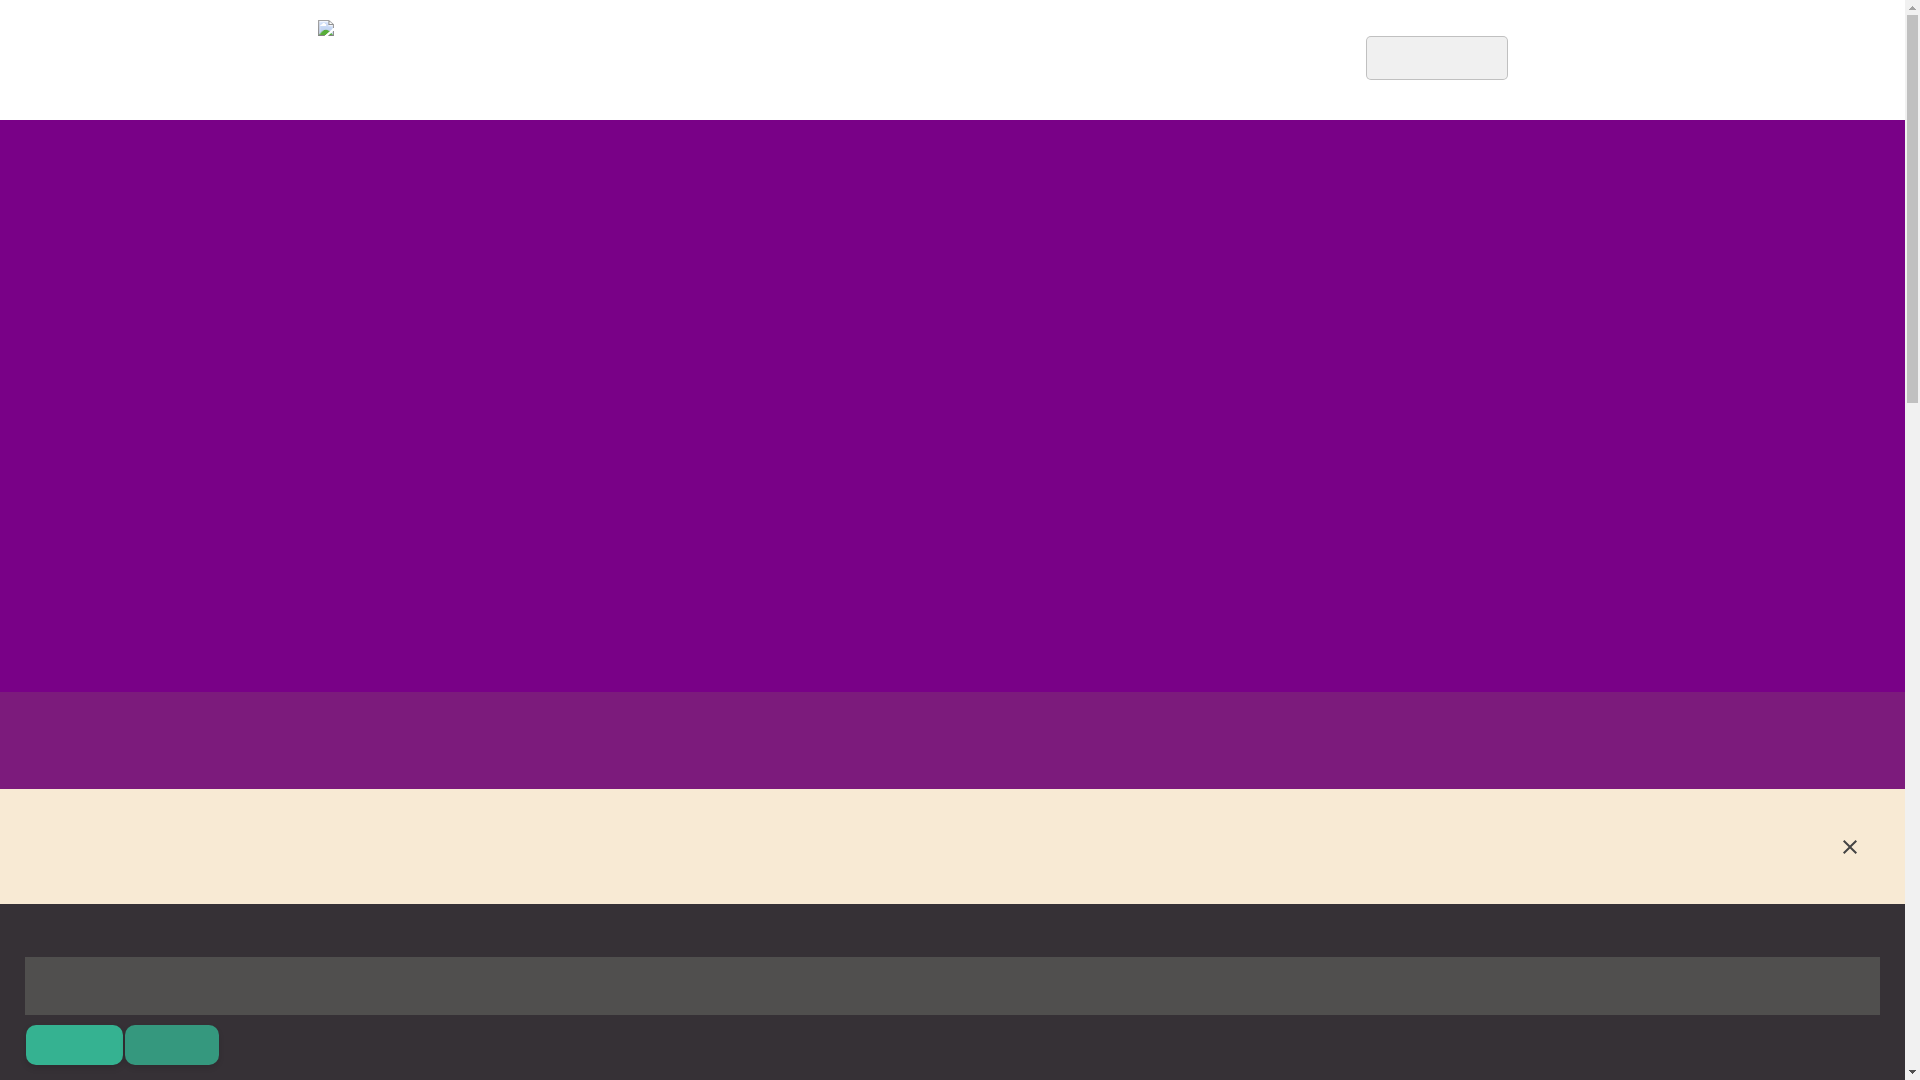 This screenshot has height=1080, width=1920. Describe the element at coordinates (751, 59) in the screenshot. I see `'A Little About Us` at that location.